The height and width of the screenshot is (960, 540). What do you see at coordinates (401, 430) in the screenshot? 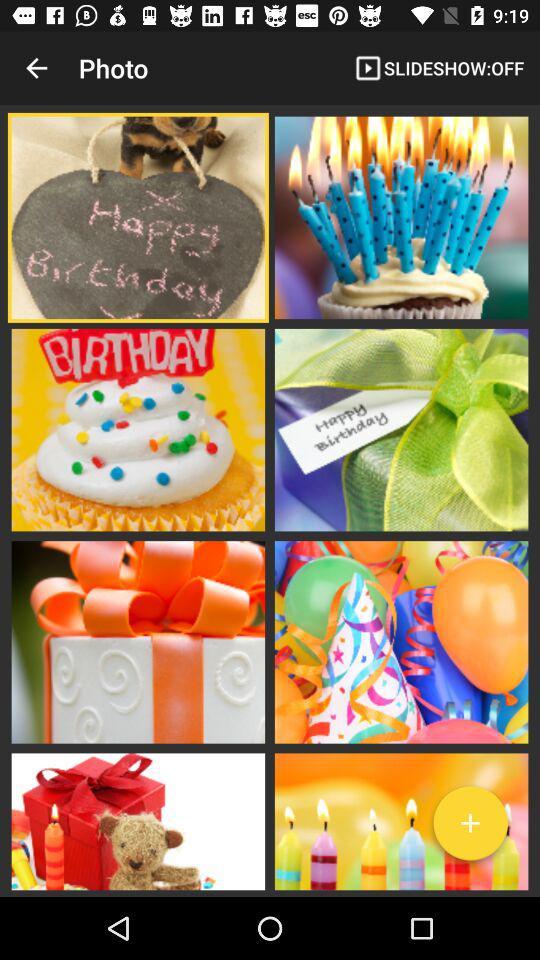
I see `icon on the right` at bounding box center [401, 430].